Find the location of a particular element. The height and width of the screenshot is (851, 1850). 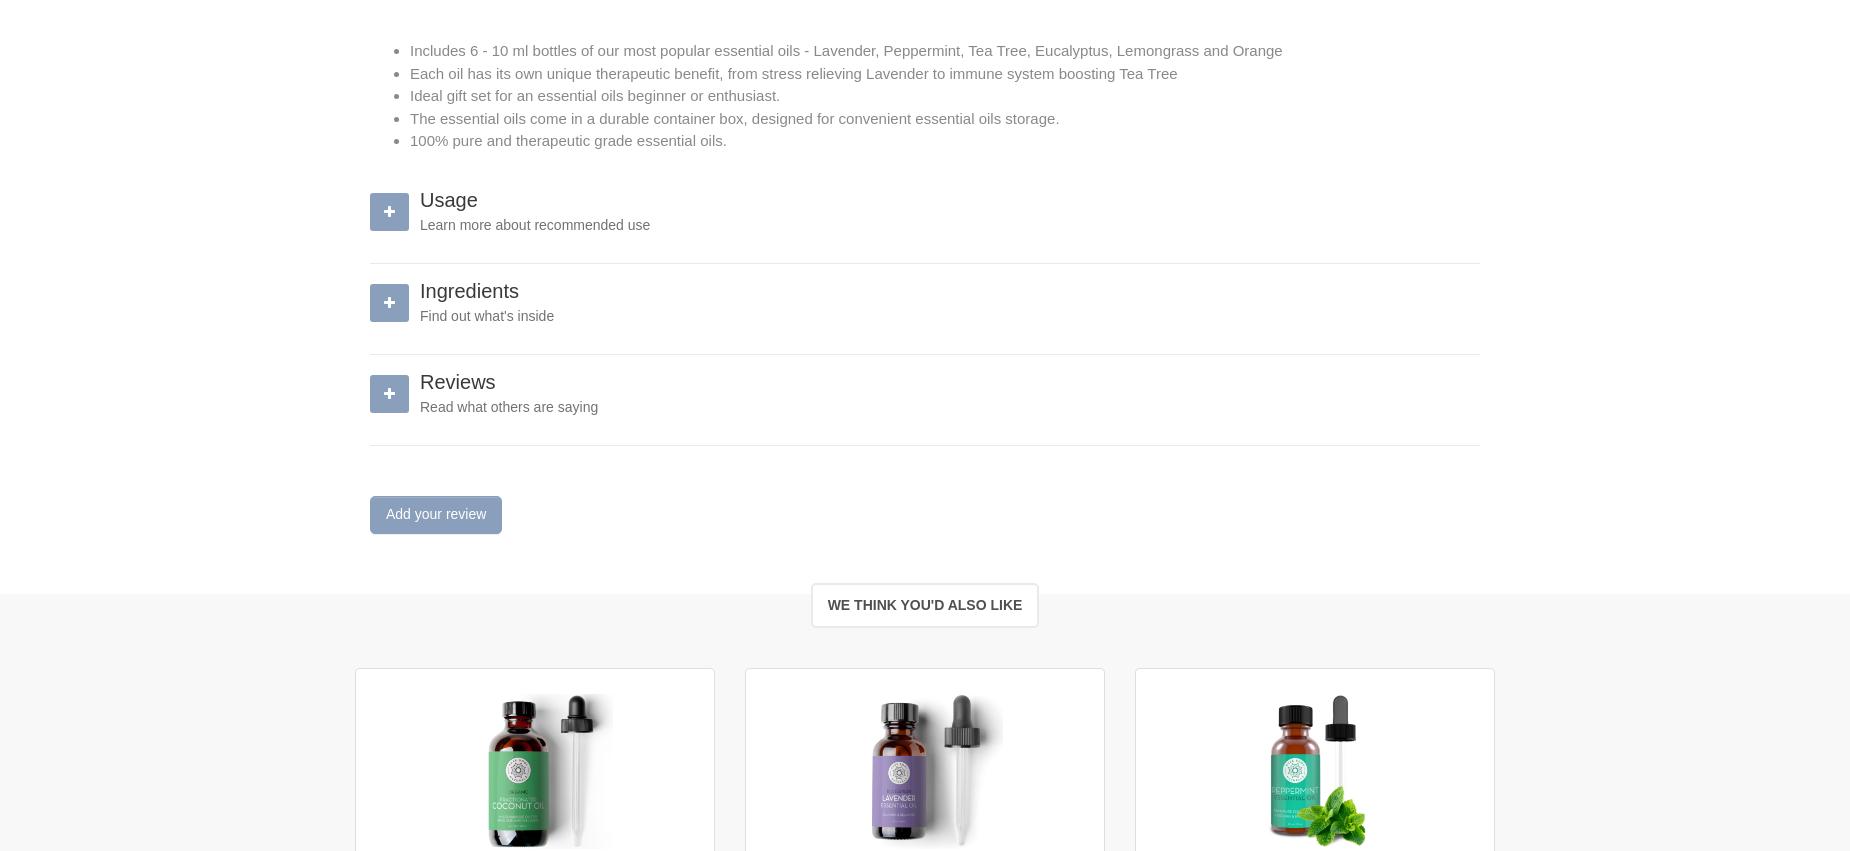

'Ideal gift set for an essential oils beginner or enthusiast.' is located at coordinates (594, 94).